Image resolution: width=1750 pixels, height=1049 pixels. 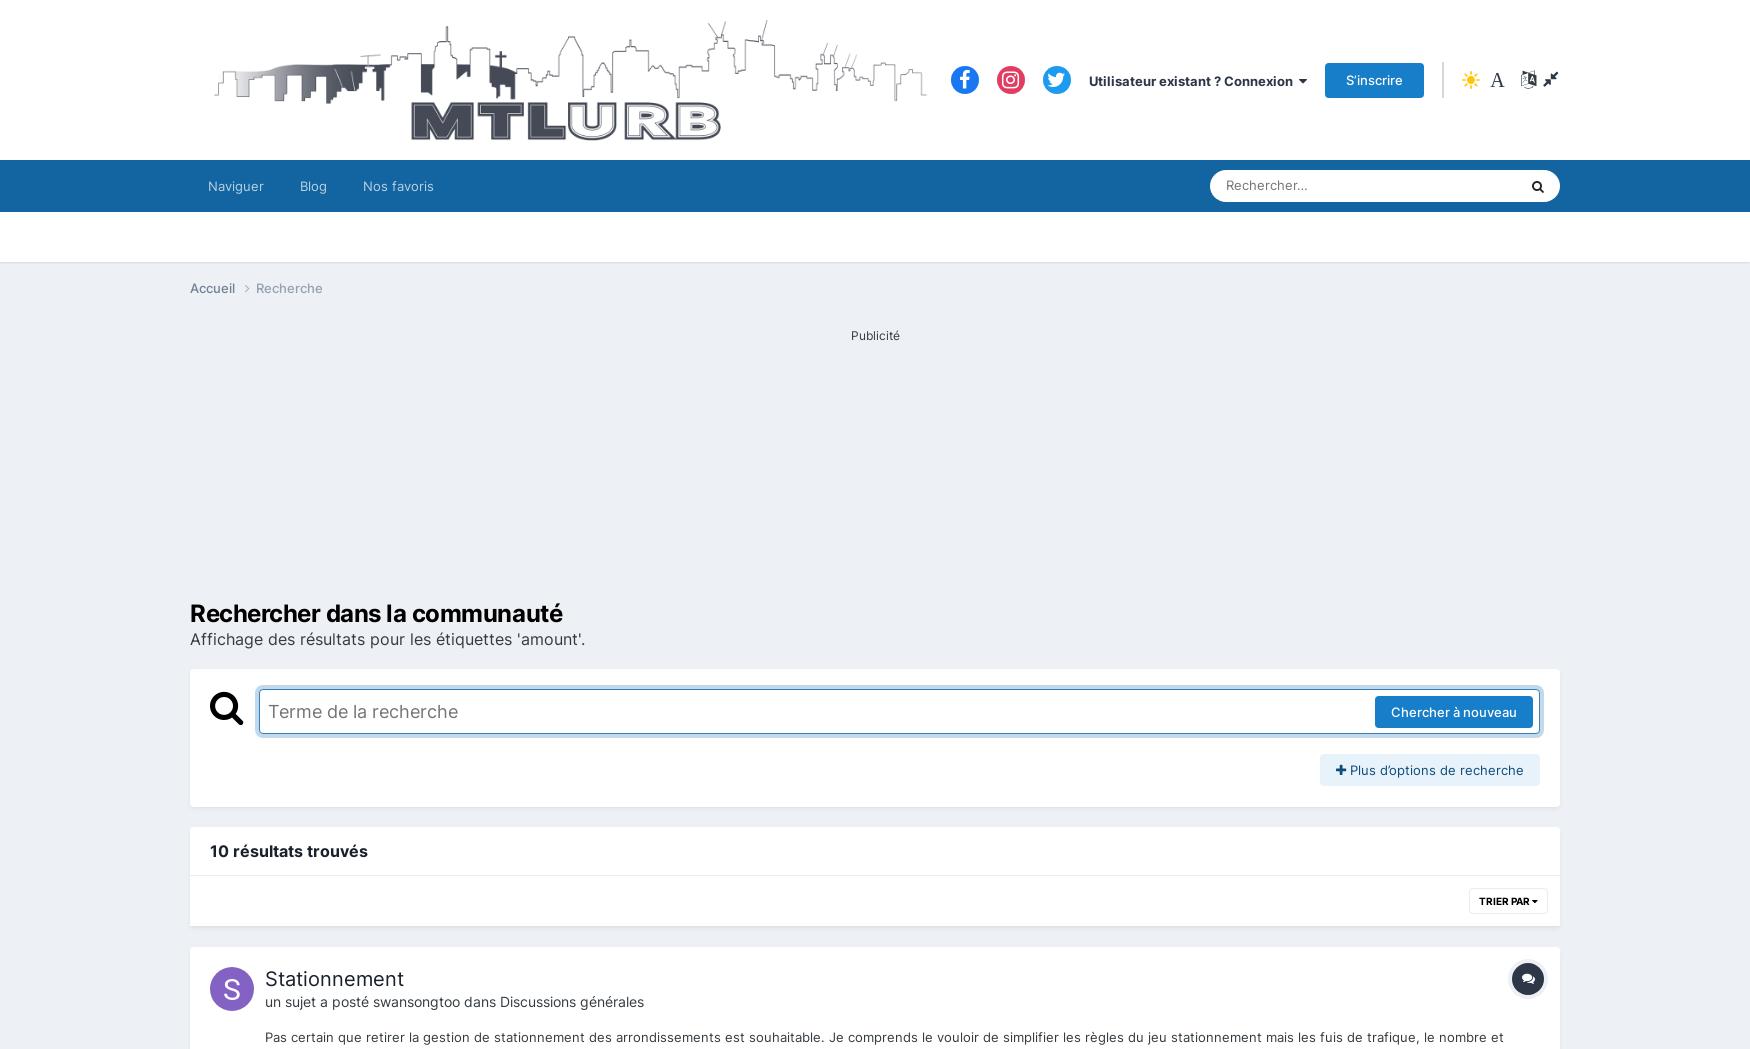 I want to click on 'Naviguer', so click(x=236, y=184).